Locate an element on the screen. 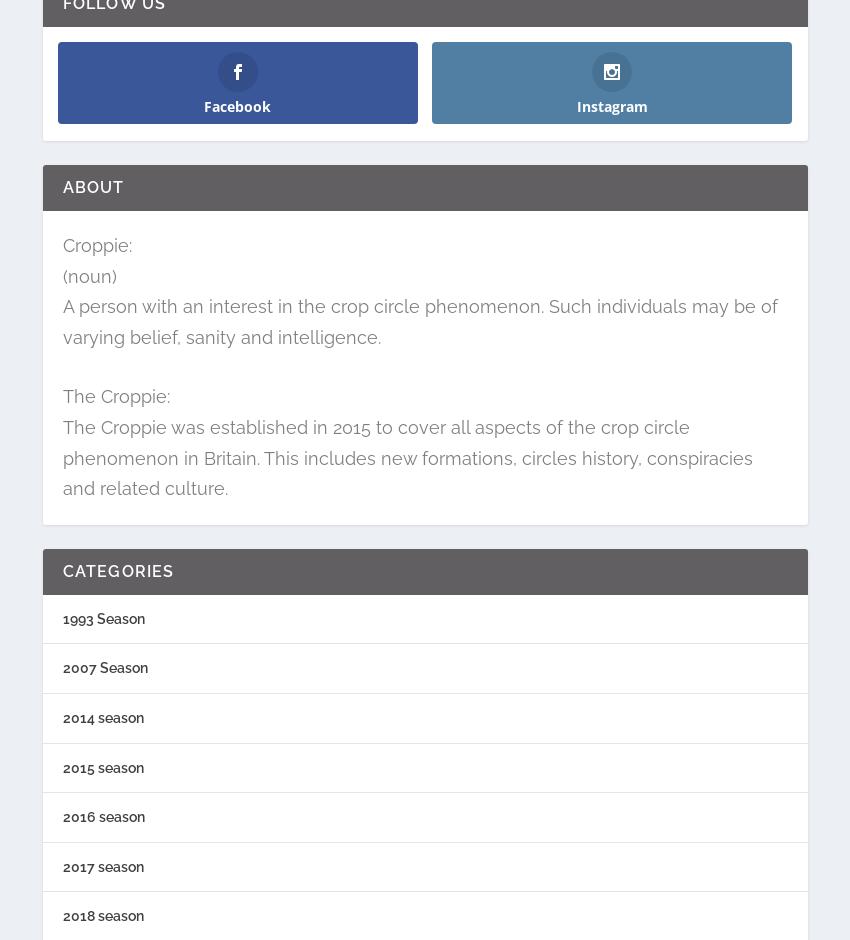 The height and width of the screenshot is (940, 850). '2018 season' is located at coordinates (101, 915).